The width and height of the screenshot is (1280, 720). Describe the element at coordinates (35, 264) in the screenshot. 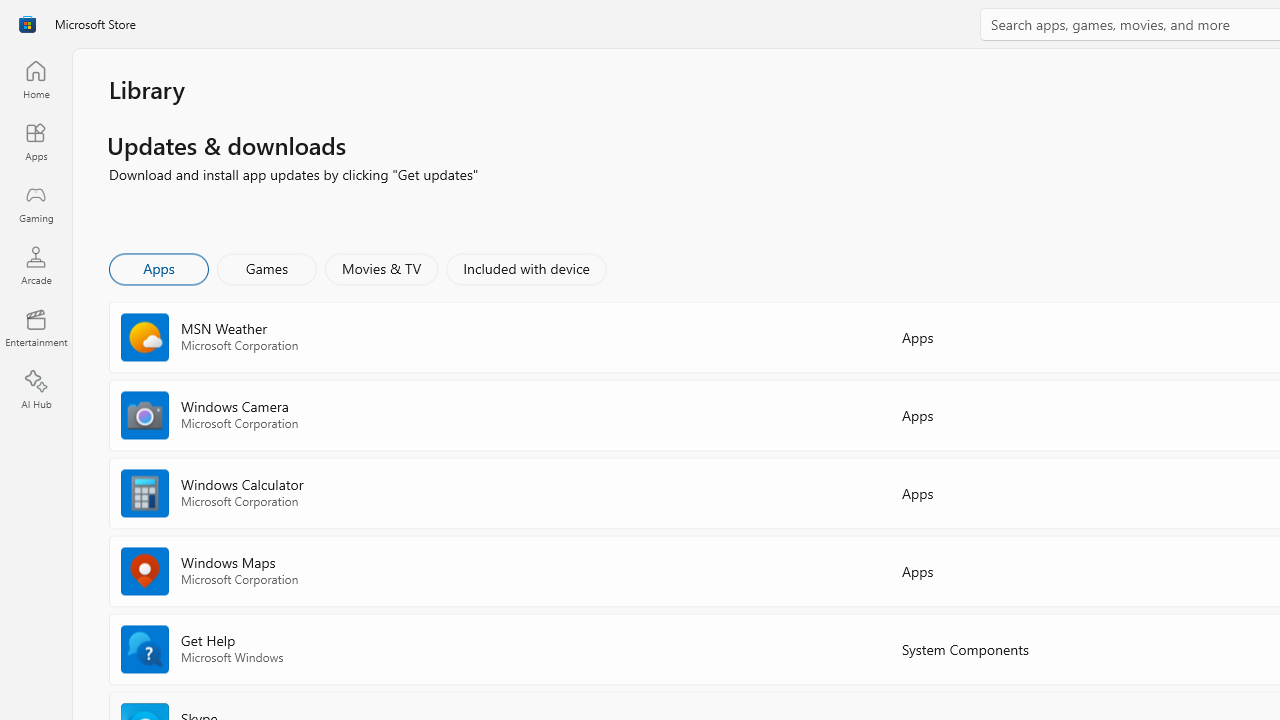

I see `'Arcade'` at that location.